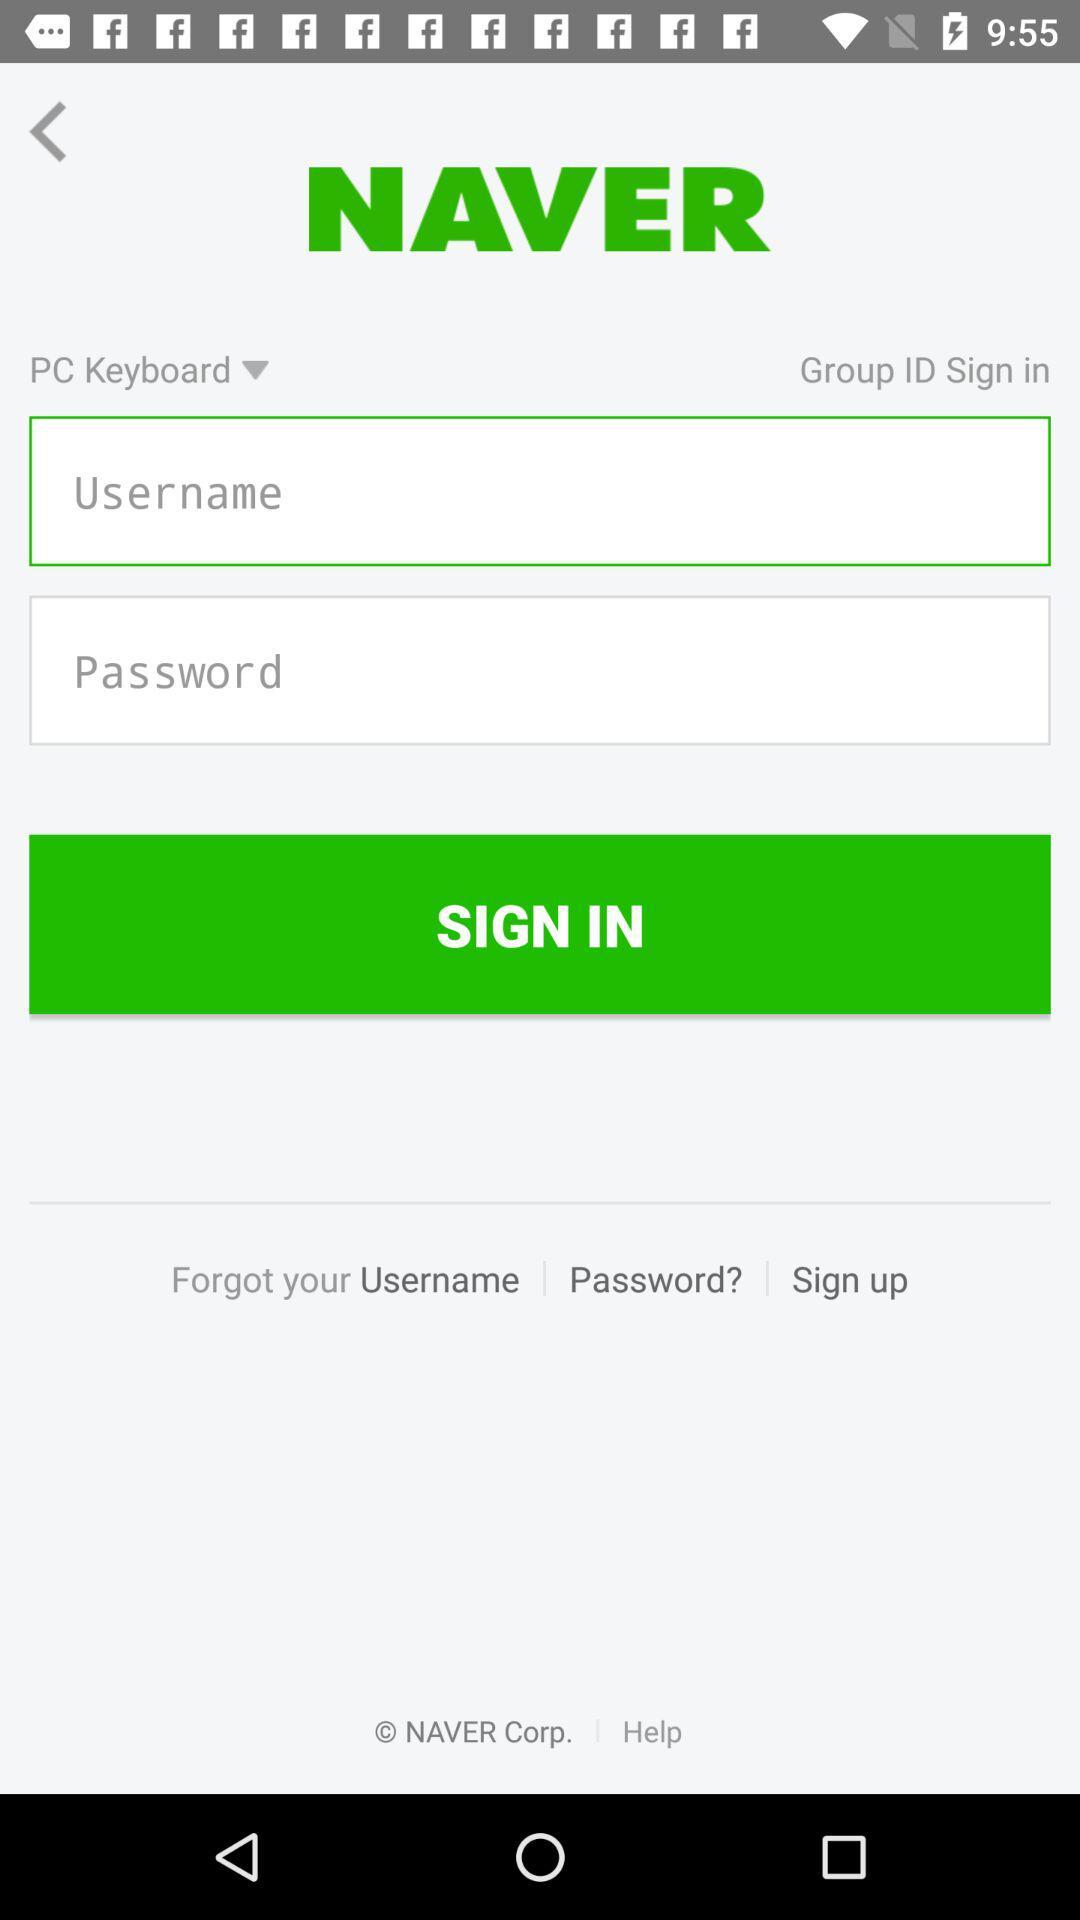 This screenshot has width=1080, height=1920. I want to click on forgot your username app, so click(356, 1300).